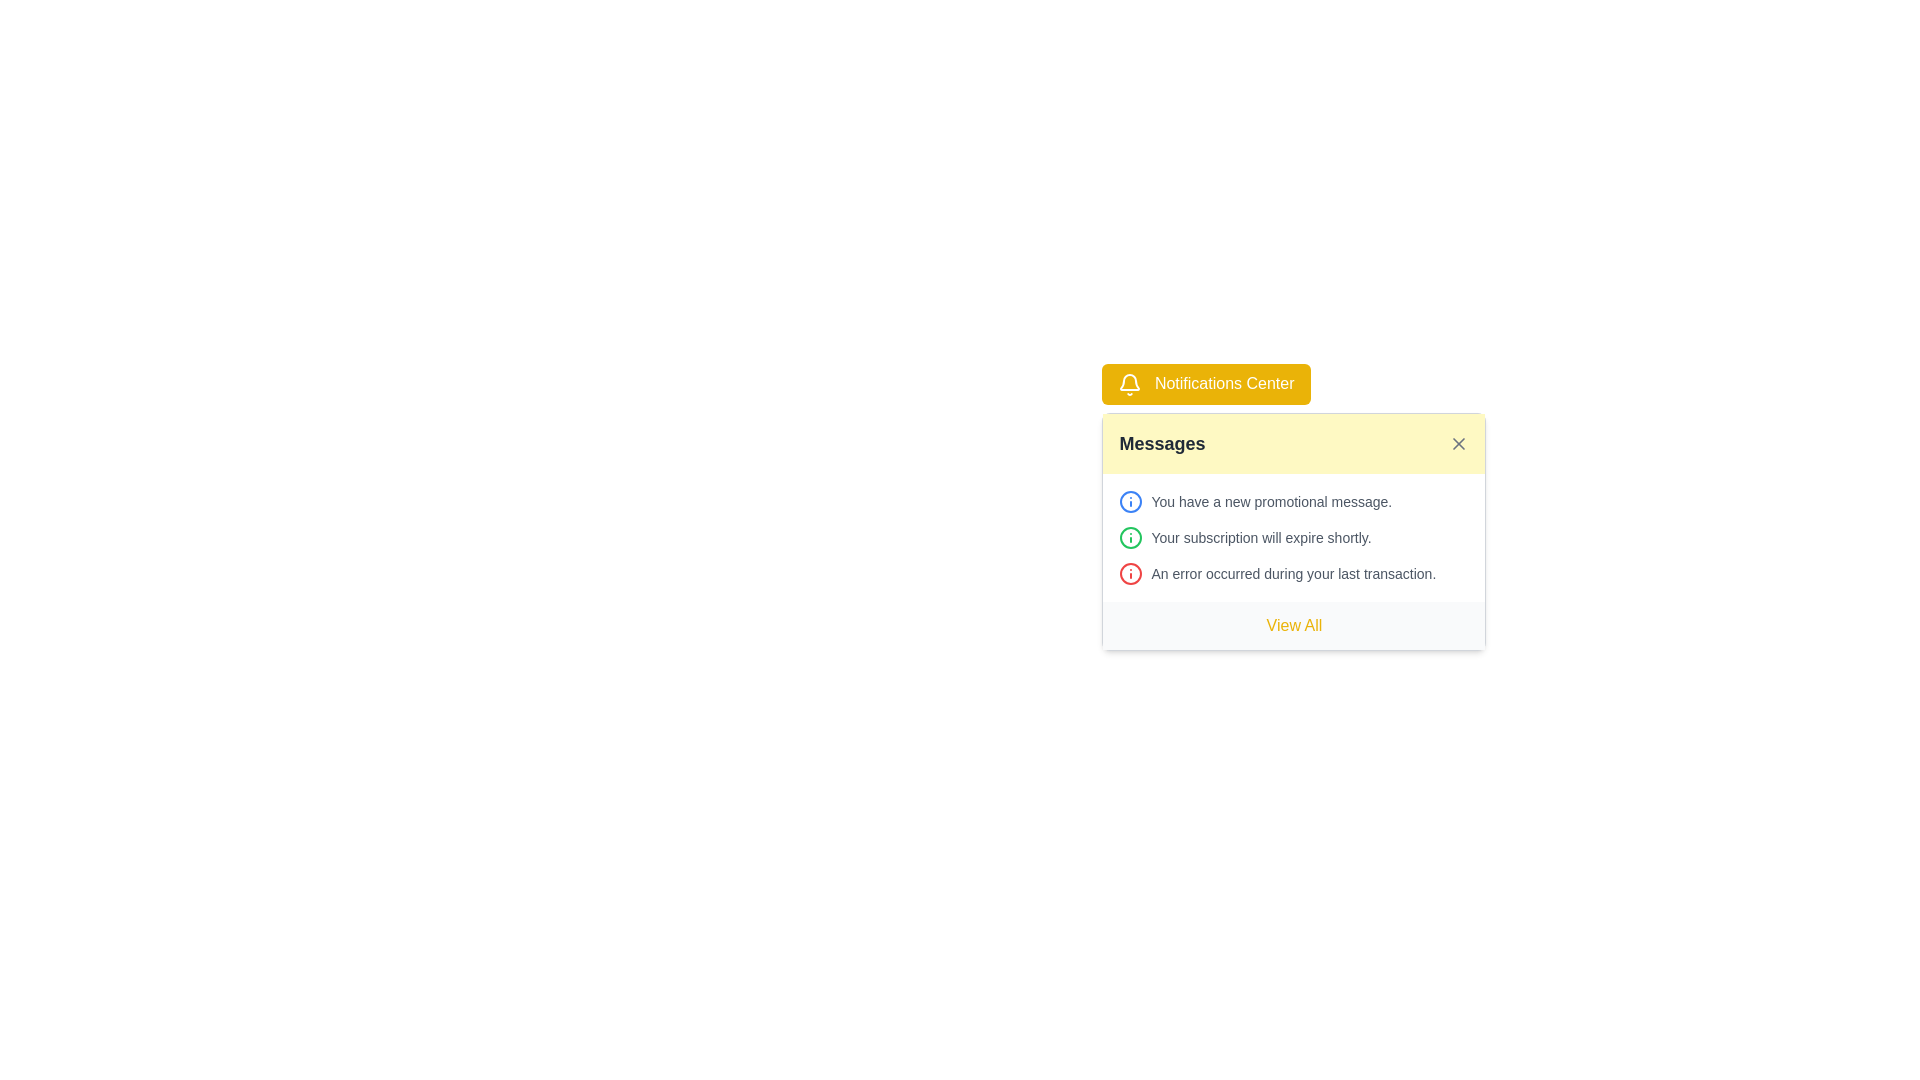 The height and width of the screenshot is (1080, 1920). I want to click on notification message that states 'Your subscription will expire shortly.' which is the second message in the notification panel under 'Messages', so click(1294, 536).